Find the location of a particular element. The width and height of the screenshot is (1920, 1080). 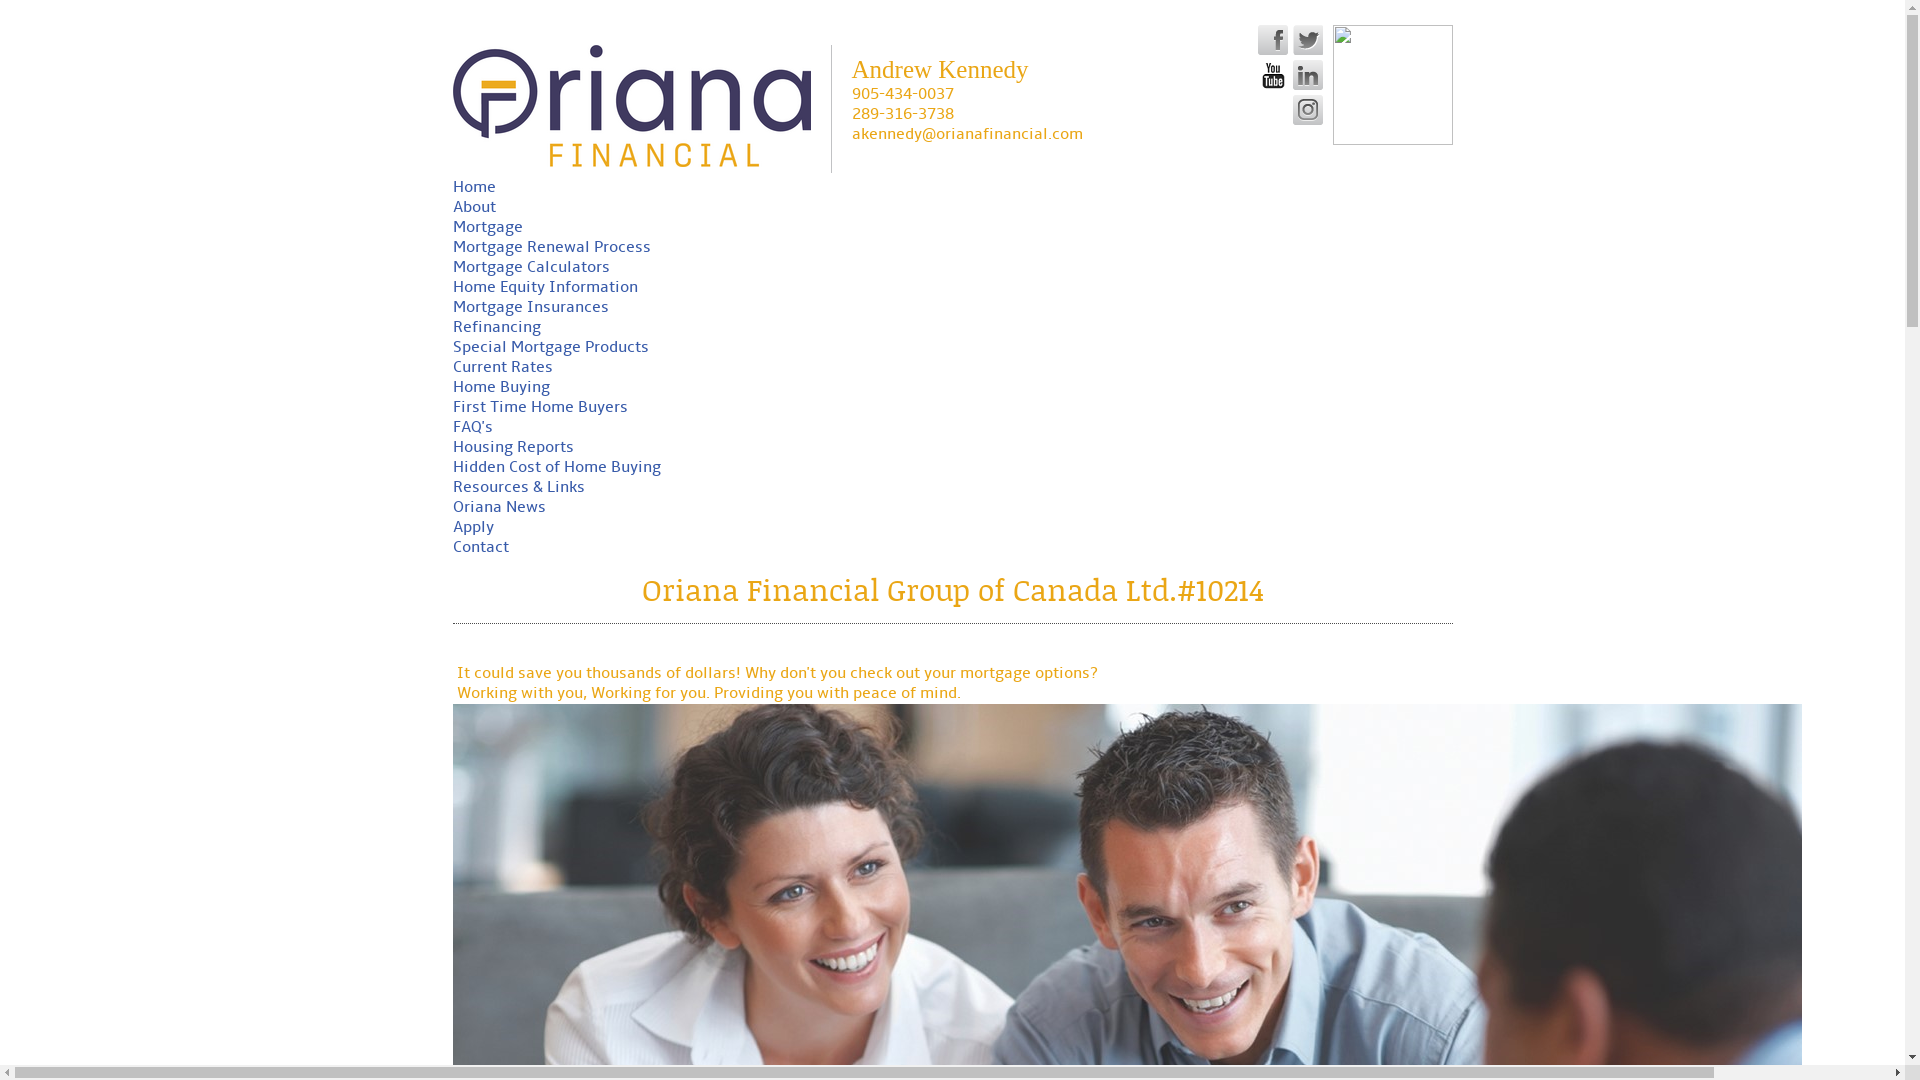

'Oriana News' is located at coordinates (498, 507).